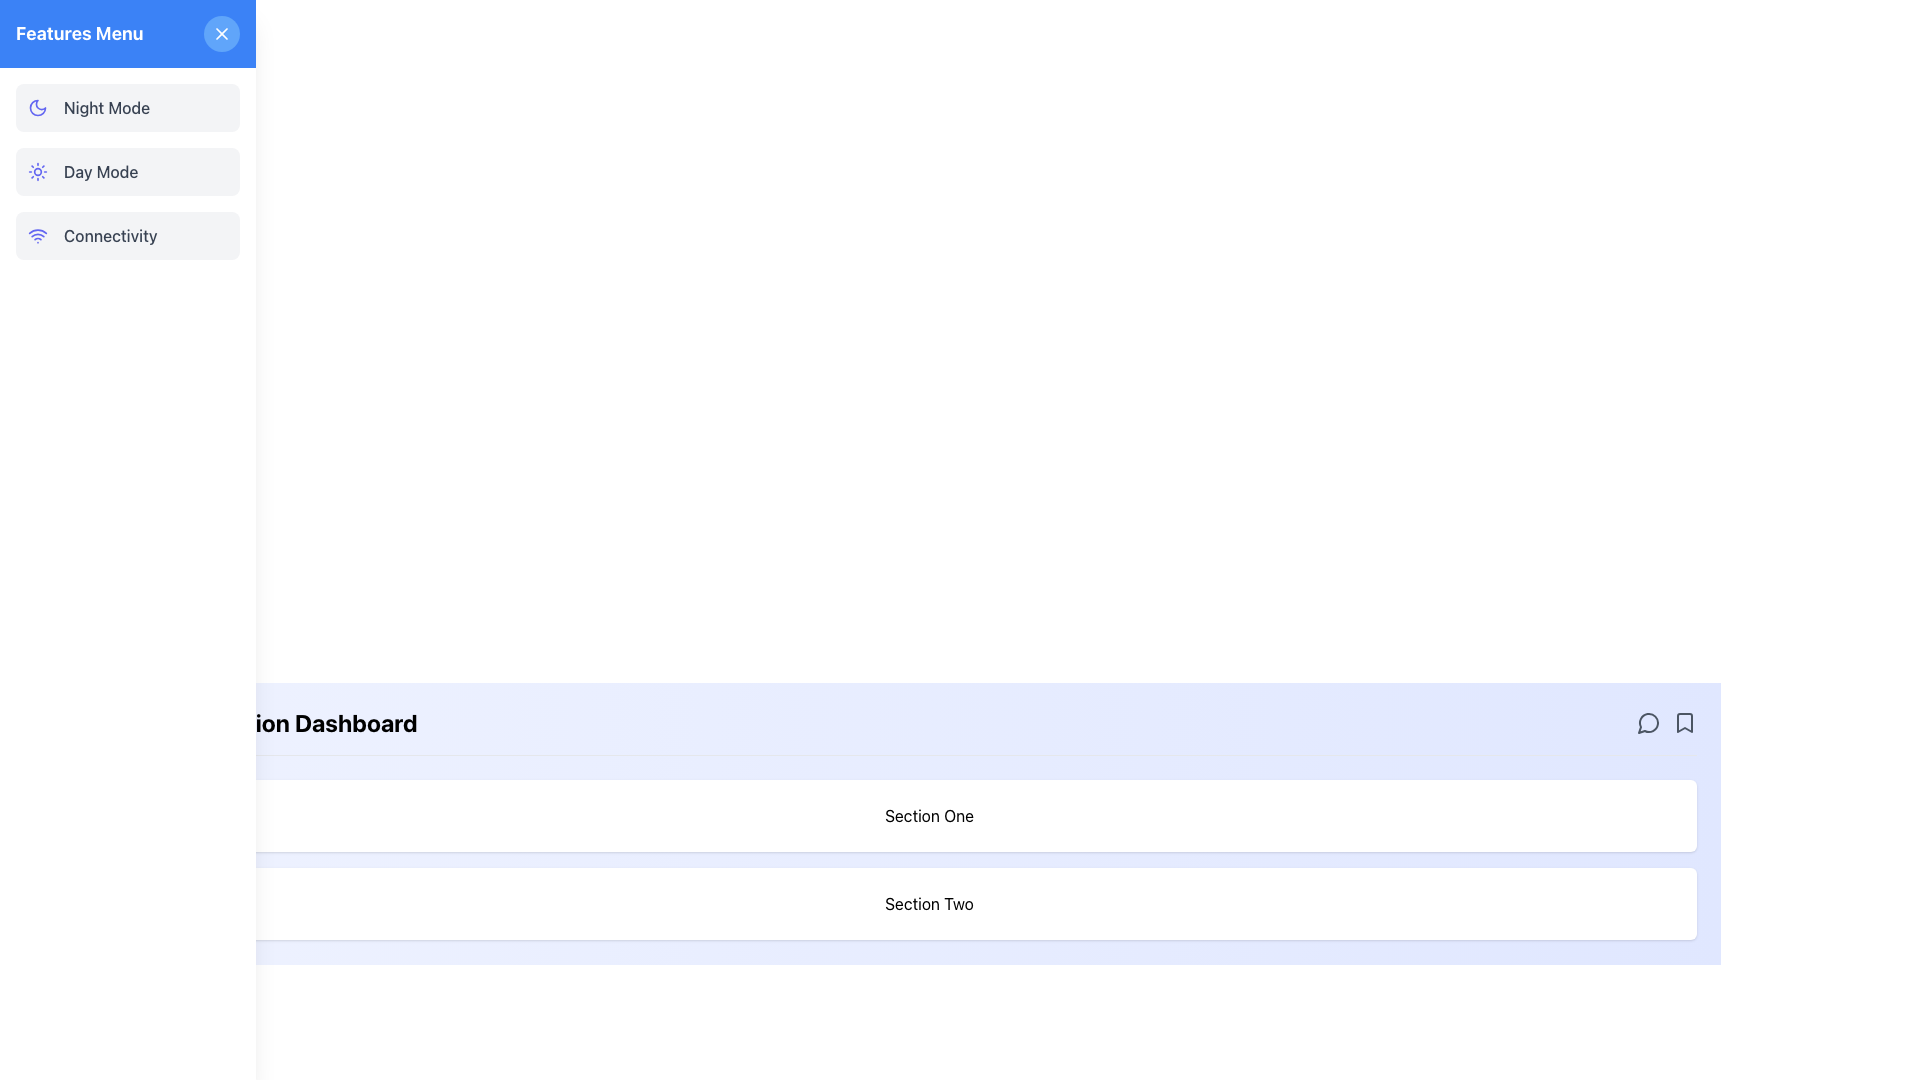  Describe the element at coordinates (38, 234) in the screenshot. I see `the decorative icon associated with the 'Connectivity' option in the left vertical navigation menu, located adjacent to the 'Connectivity' button` at that location.